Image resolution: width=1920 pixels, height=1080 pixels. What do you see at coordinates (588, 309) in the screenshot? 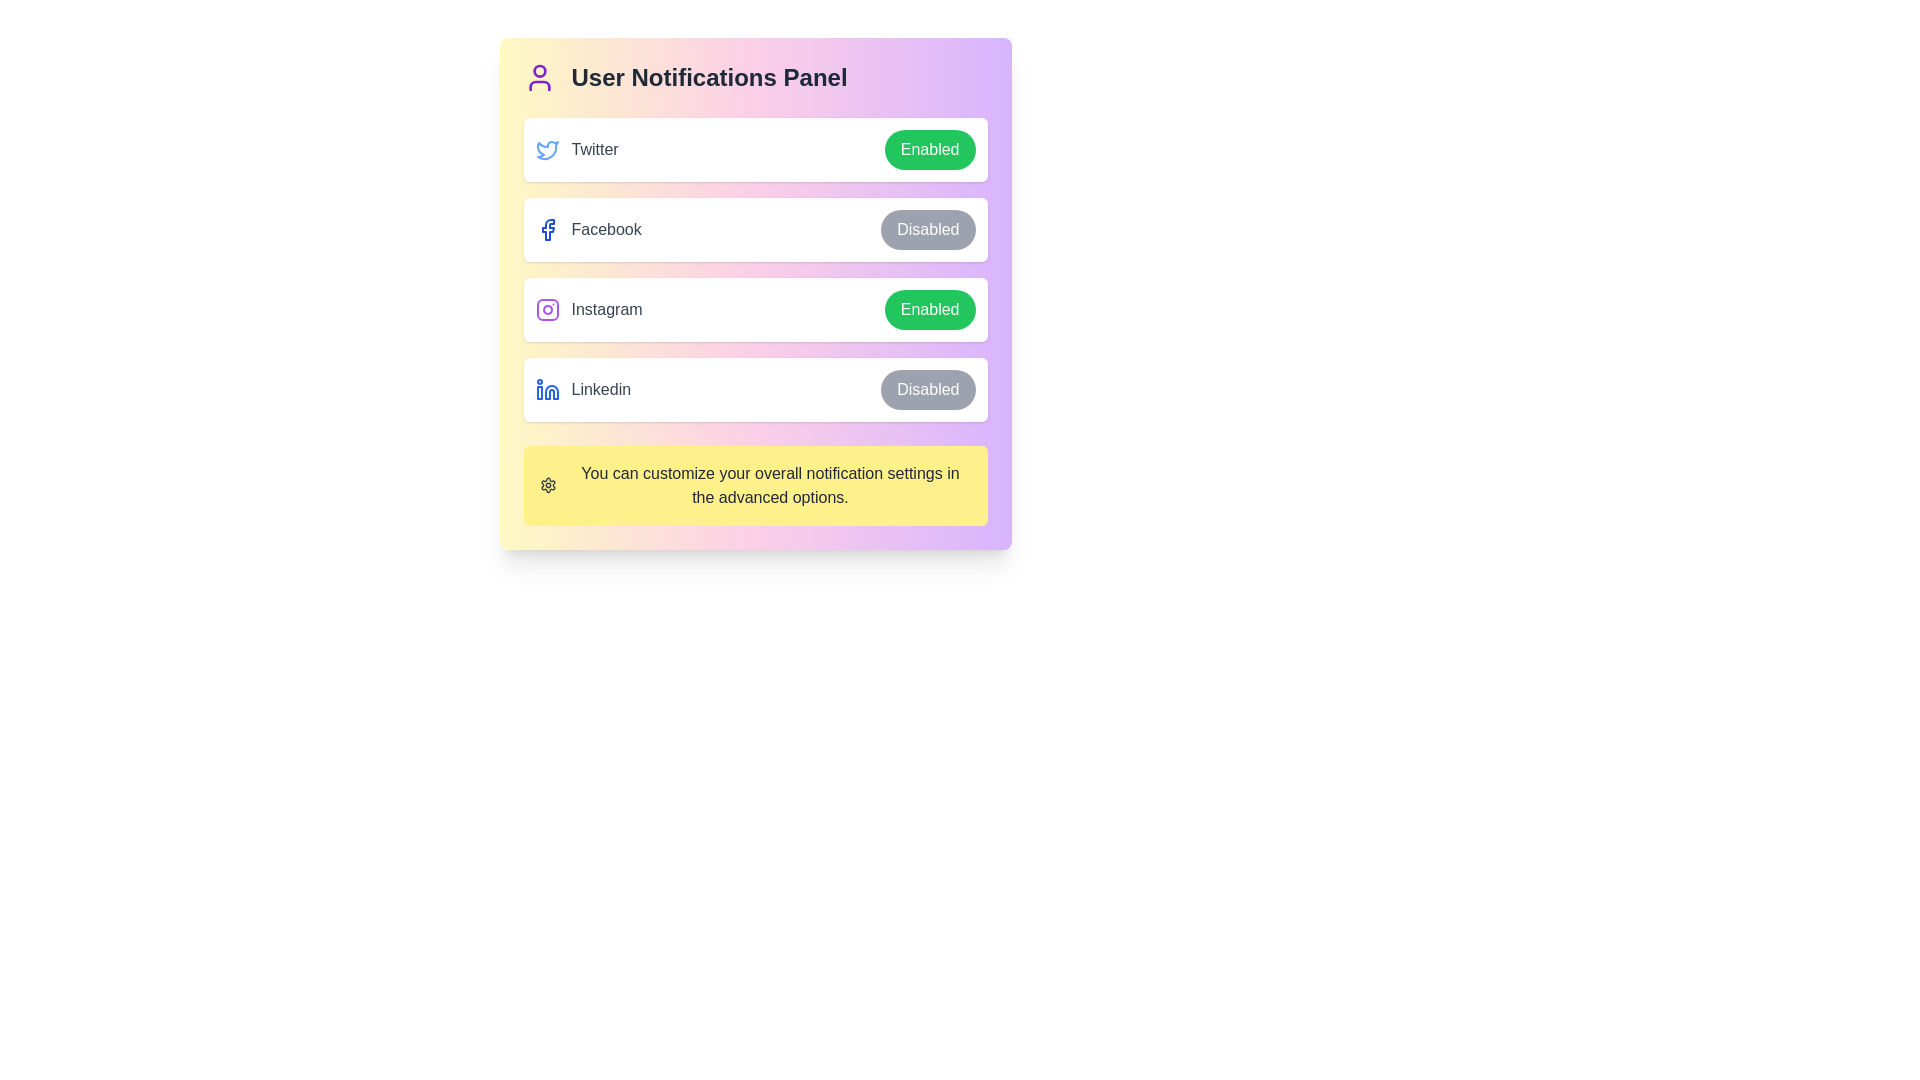
I see `the Label element displaying the purple Instagram icon and the text 'Instagram' located in the third row of the 'User Notifications Panel'` at bounding box center [588, 309].